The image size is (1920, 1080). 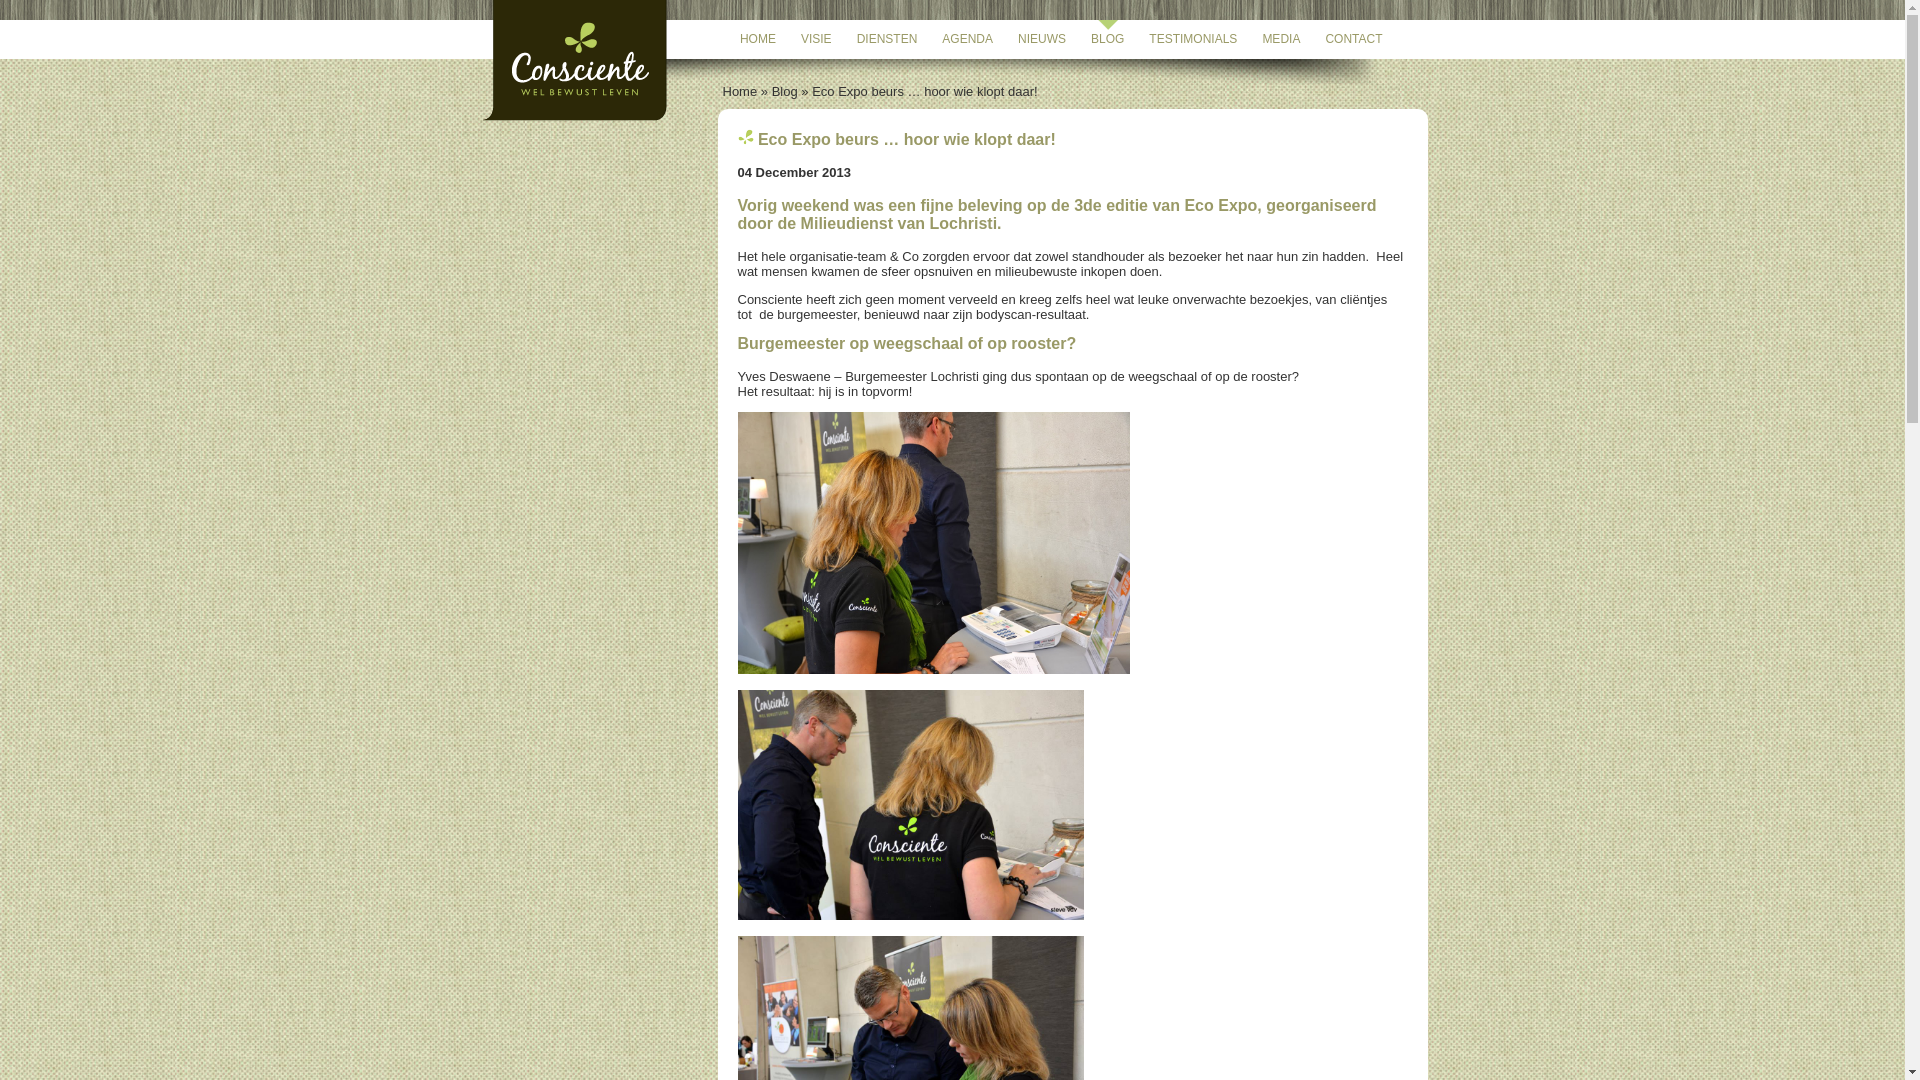 What do you see at coordinates (1040, 39) in the screenshot?
I see `'NIEUWS'` at bounding box center [1040, 39].